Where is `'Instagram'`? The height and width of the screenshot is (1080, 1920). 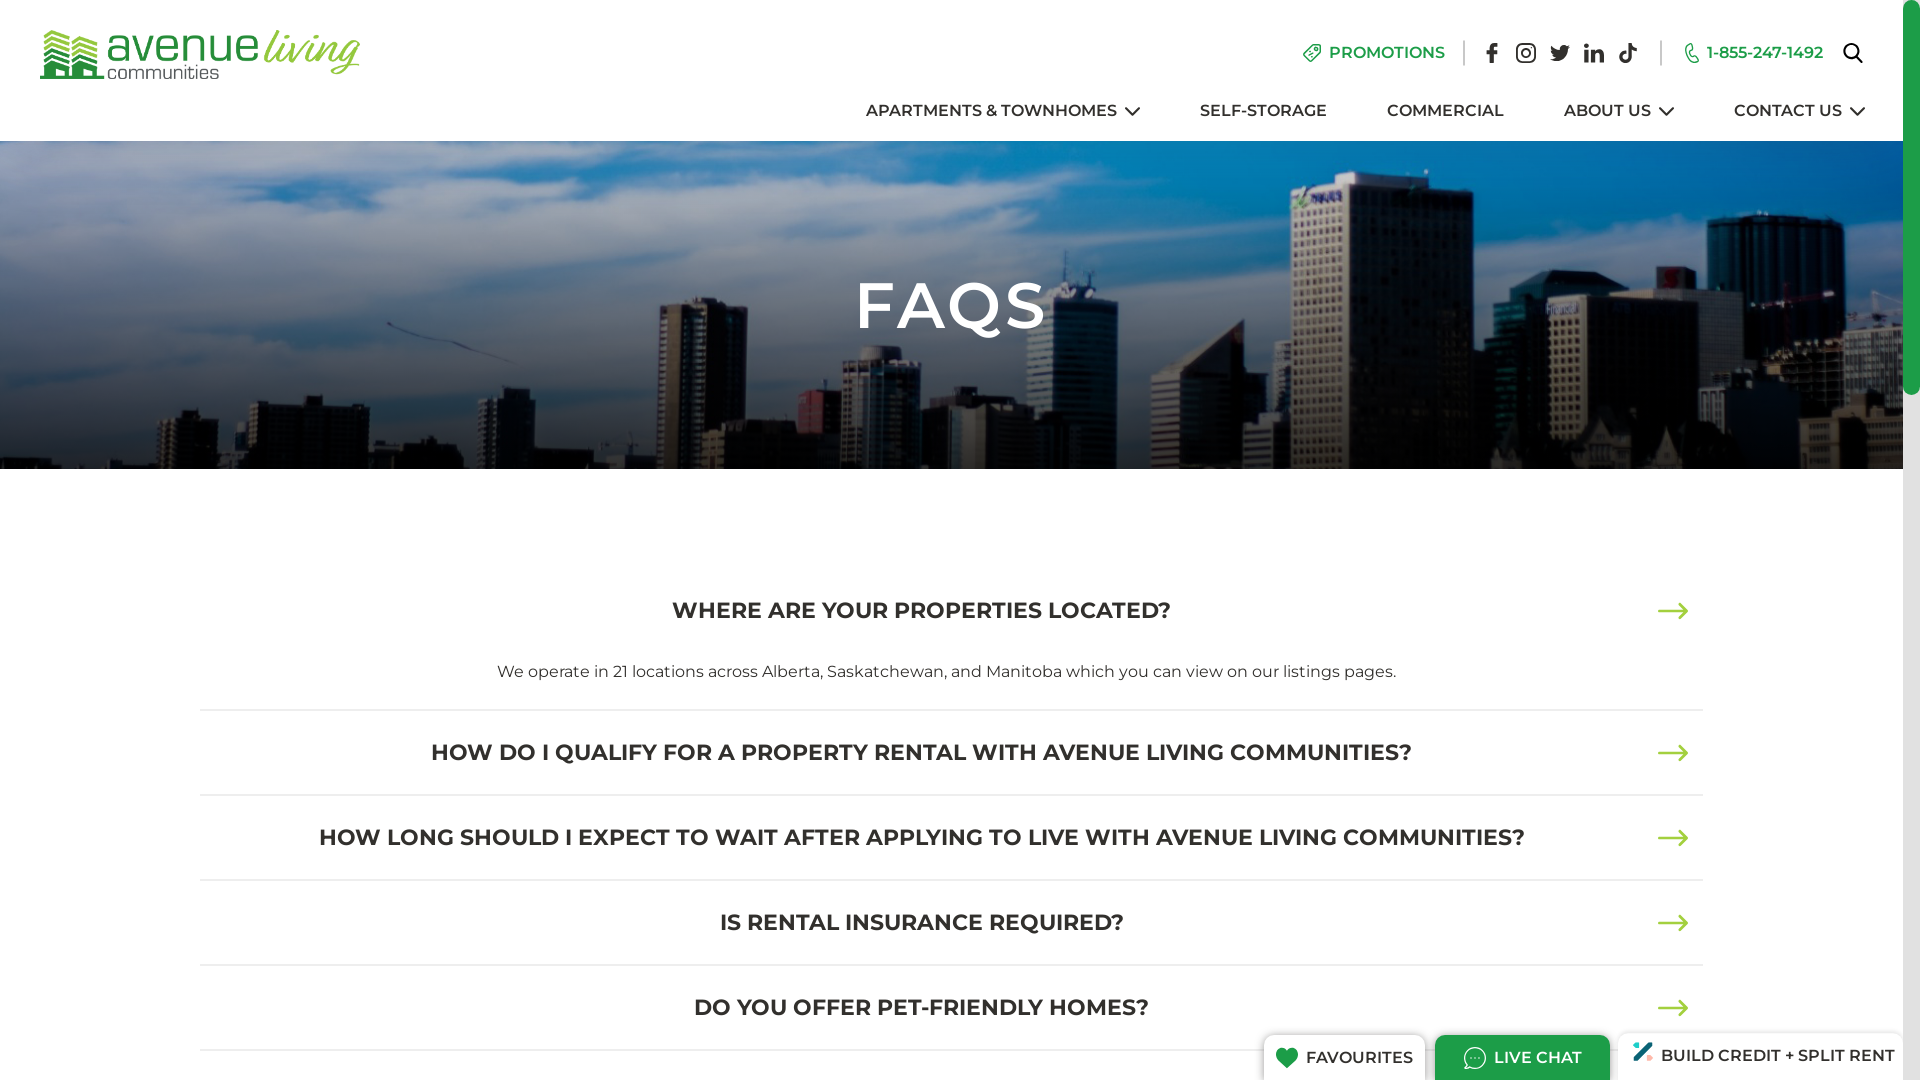 'Instagram' is located at coordinates (1525, 52).